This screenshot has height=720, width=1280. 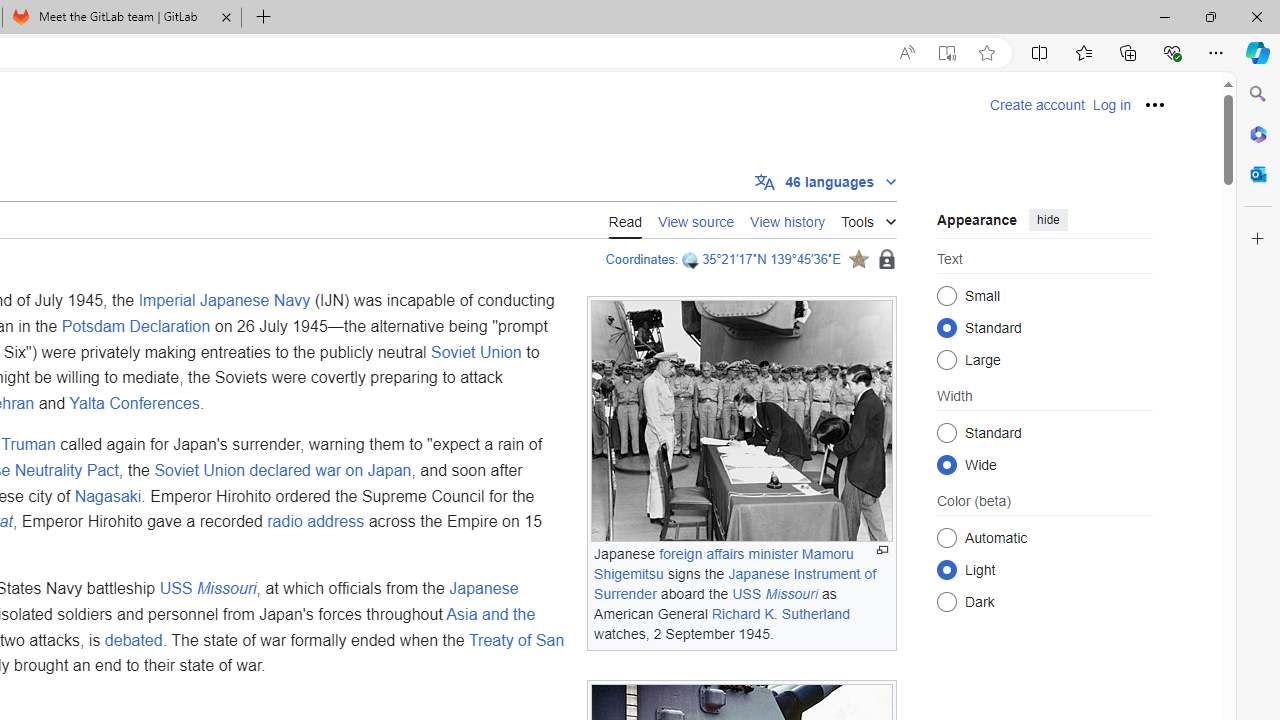 I want to click on 'Small', so click(x=946, y=295).